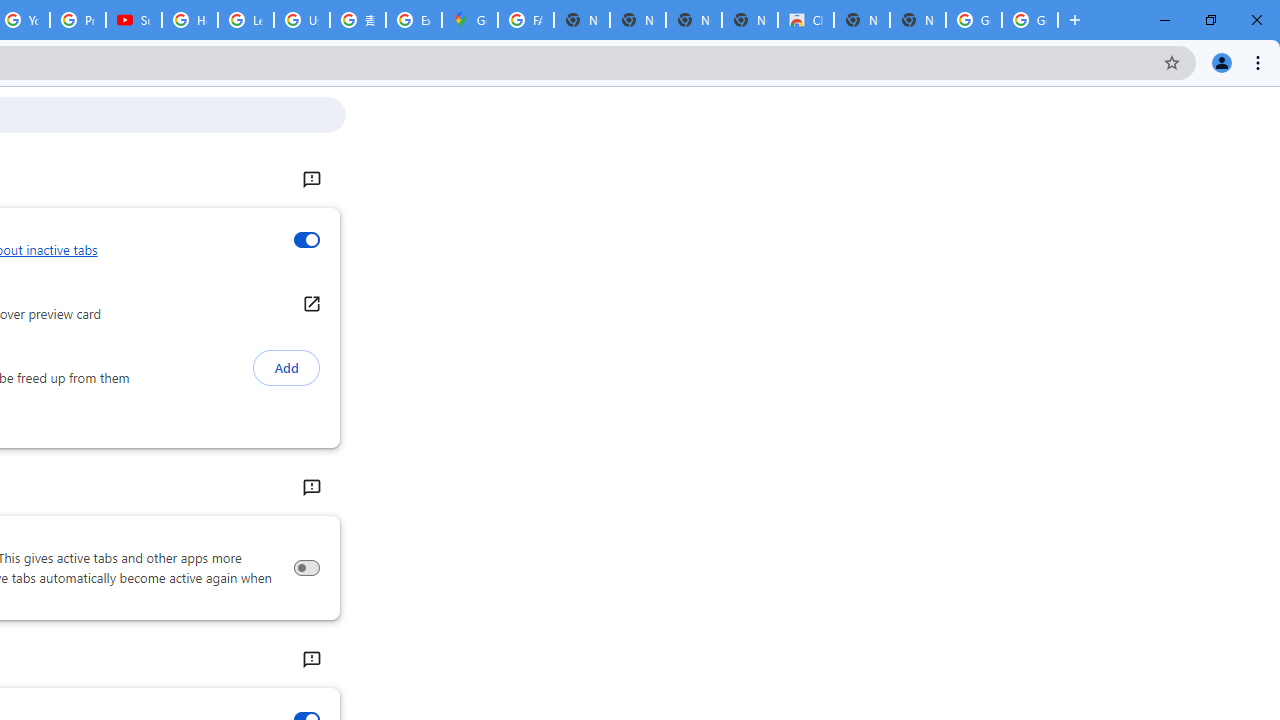  What do you see at coordinates (916, 20) in the screenshot?
I see `'New Tab'` at bounding box center [916, 20].